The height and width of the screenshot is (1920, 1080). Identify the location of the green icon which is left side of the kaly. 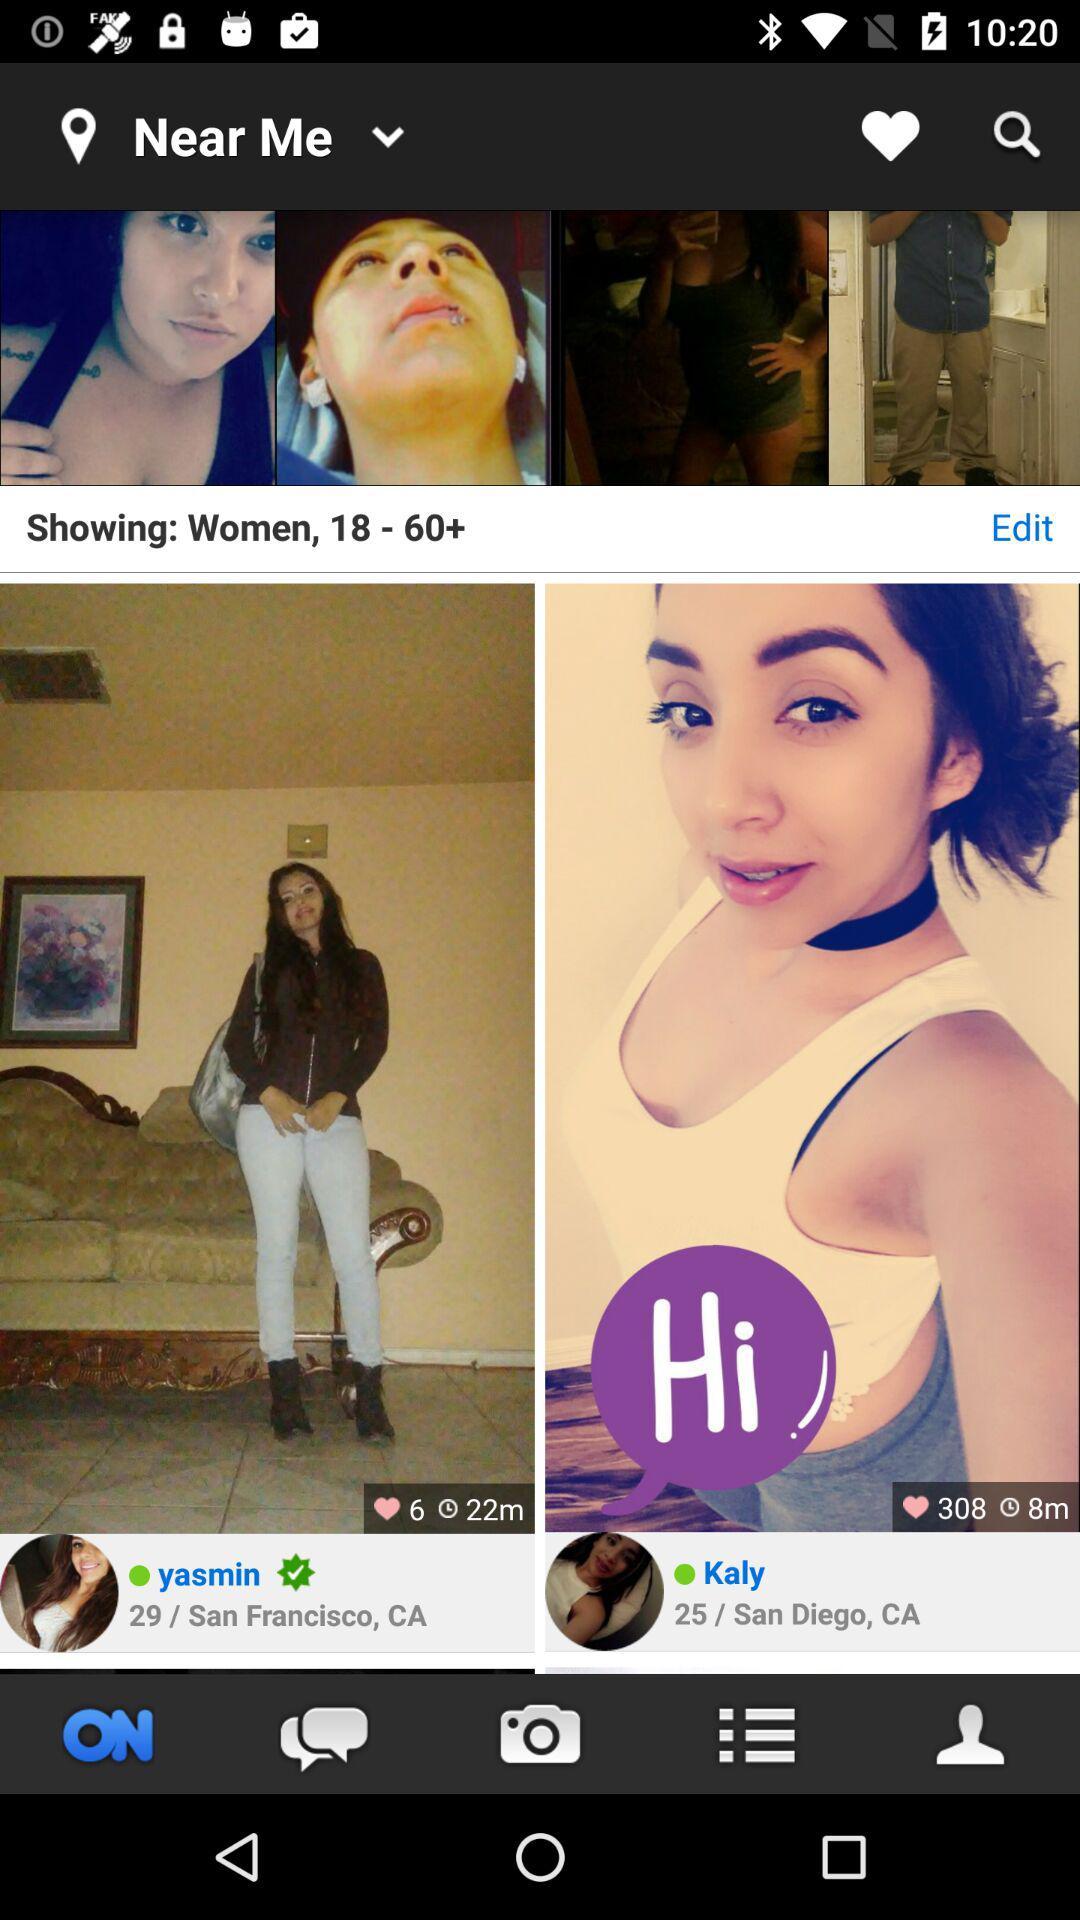
(683, 1573).